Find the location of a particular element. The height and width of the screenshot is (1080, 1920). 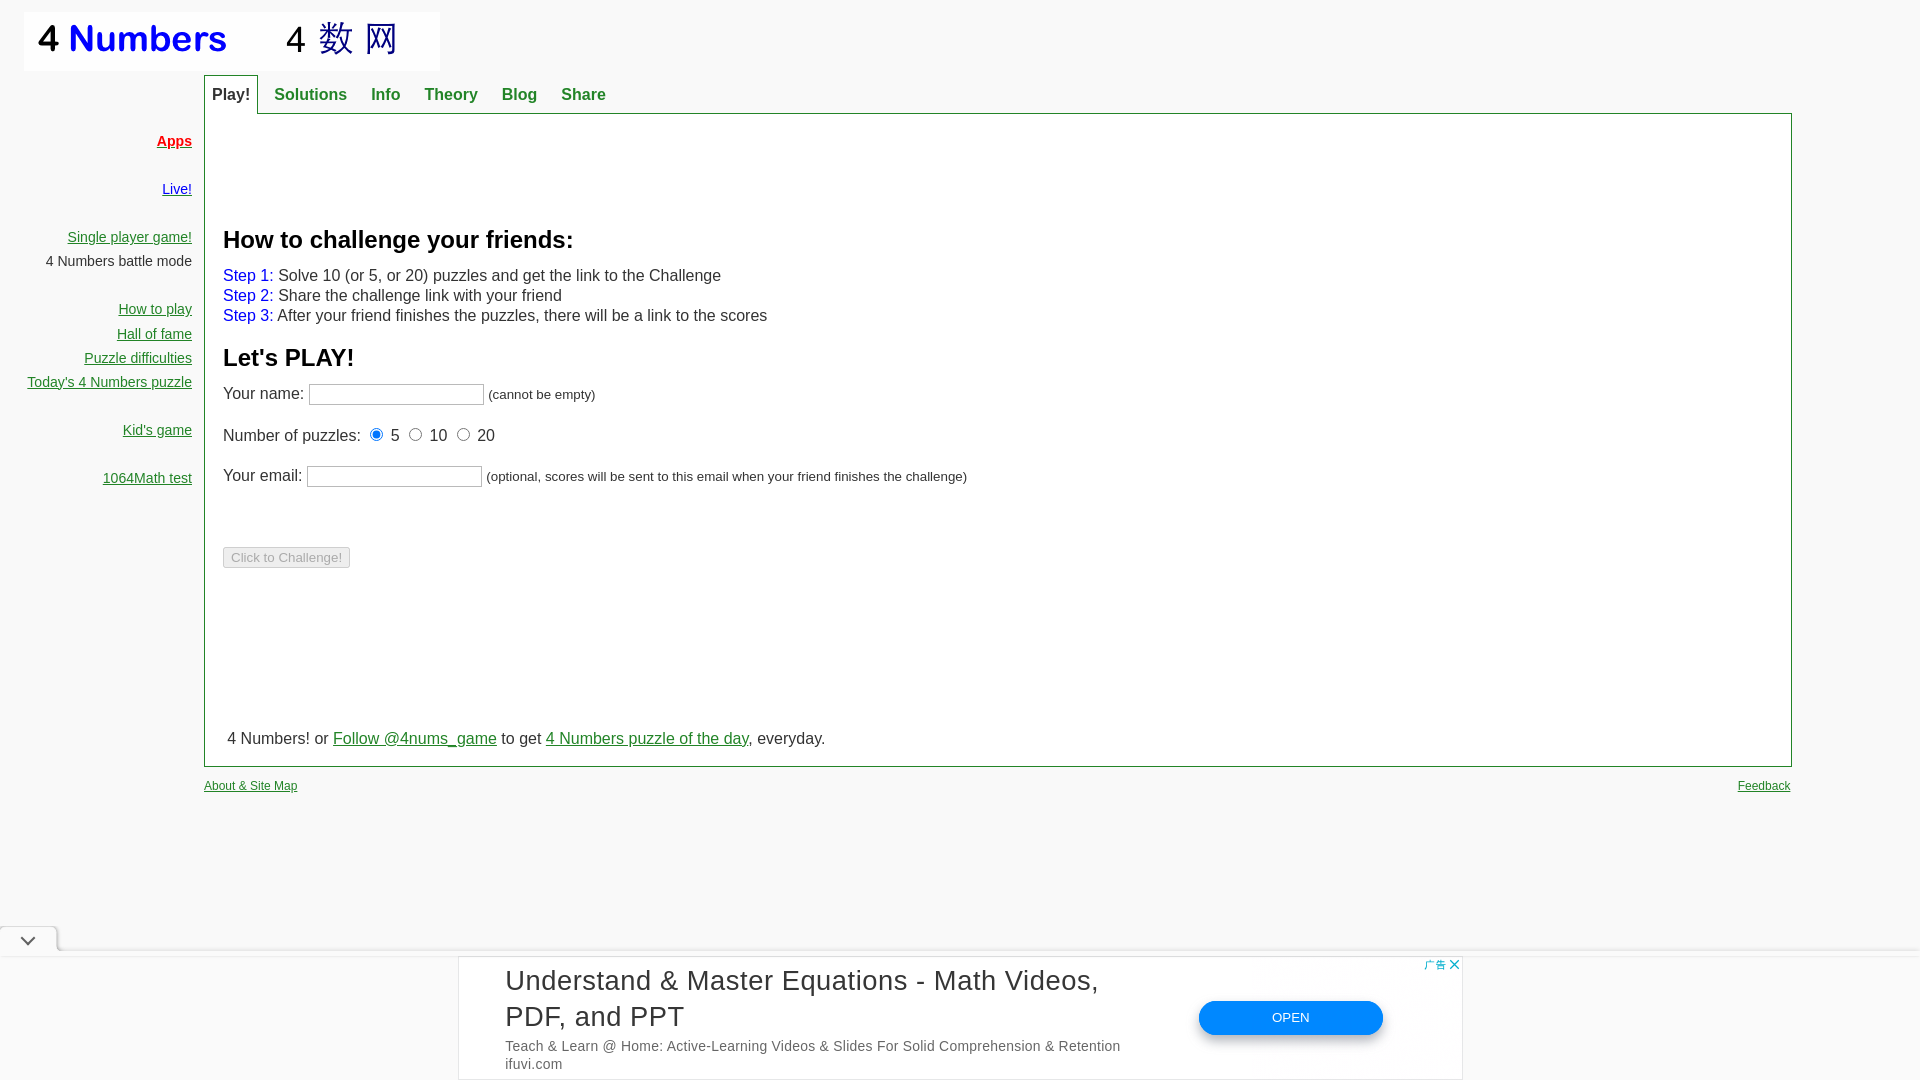

'Theory' is located at coordinates (415, 95).